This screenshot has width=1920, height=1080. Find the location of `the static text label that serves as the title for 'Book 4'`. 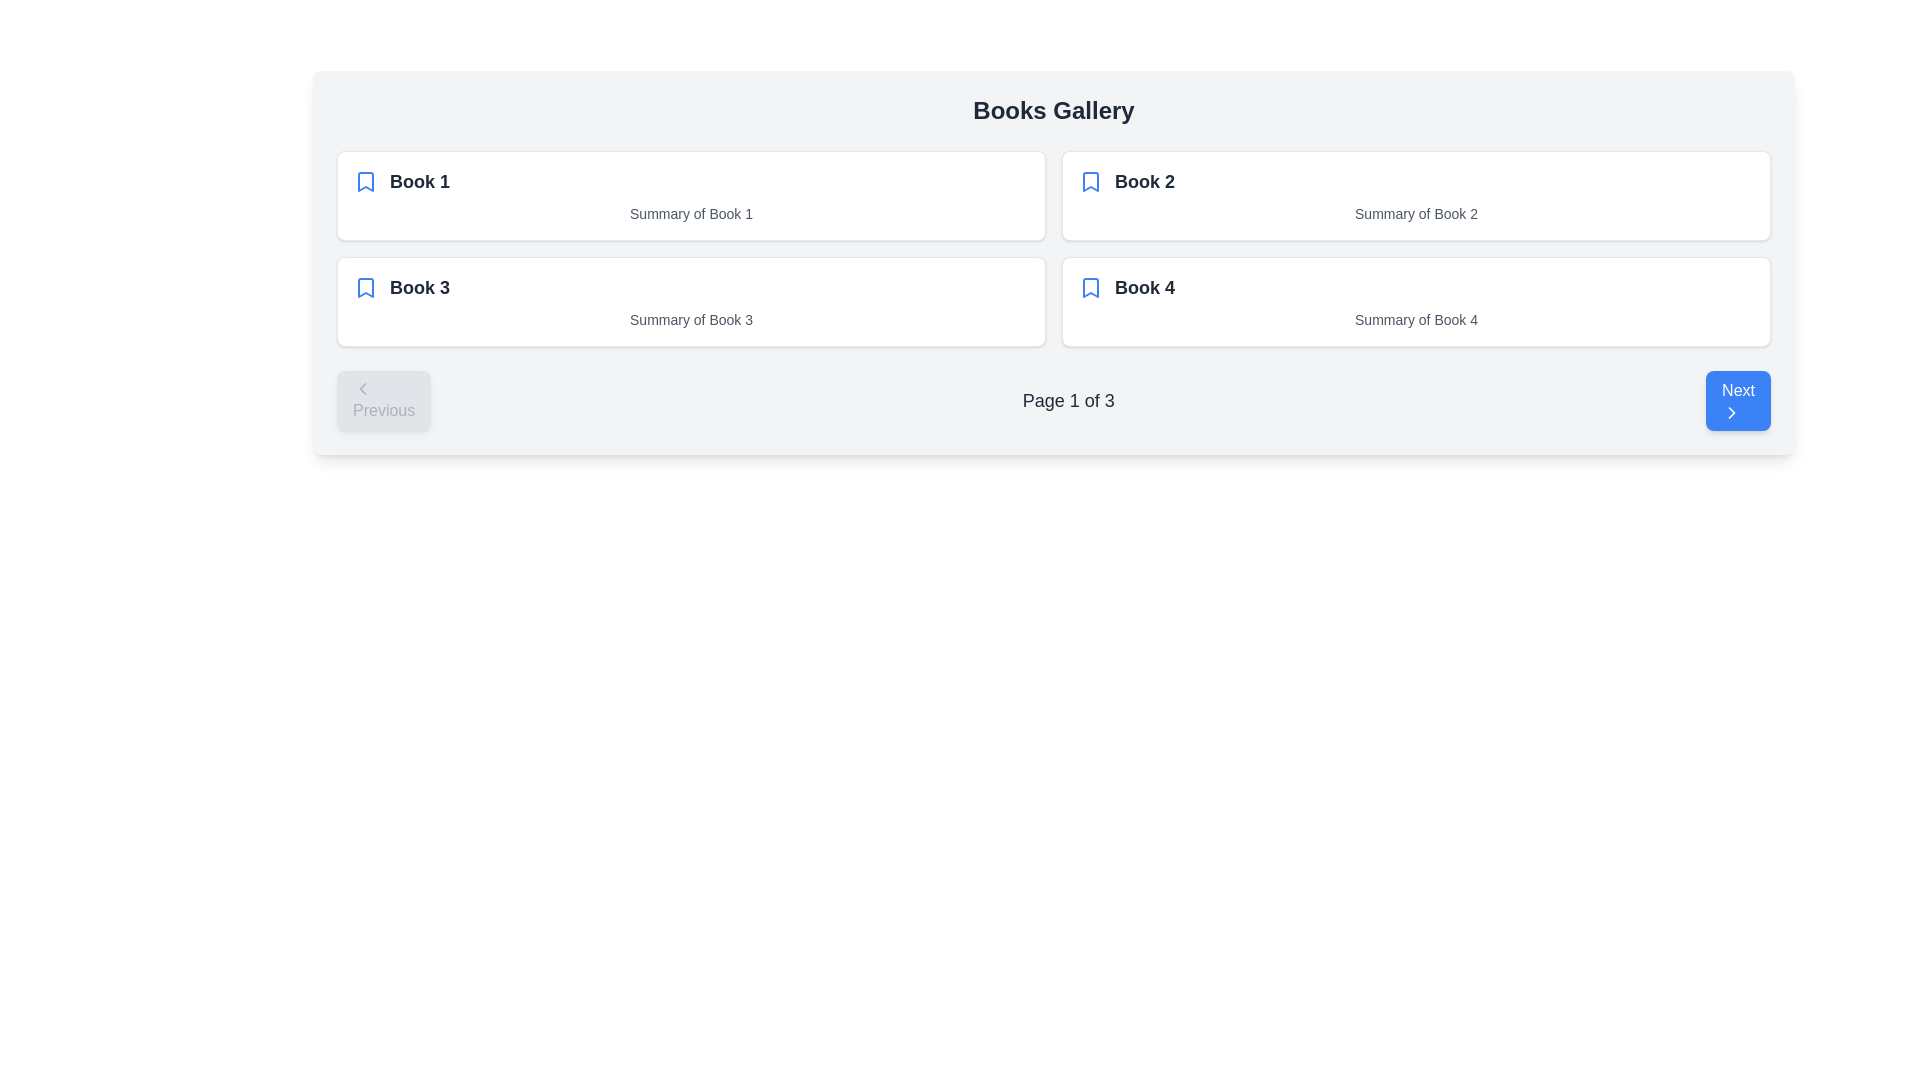

the static text label that serves as the title for 'Book 4' is located at coordinates (1145, 288).